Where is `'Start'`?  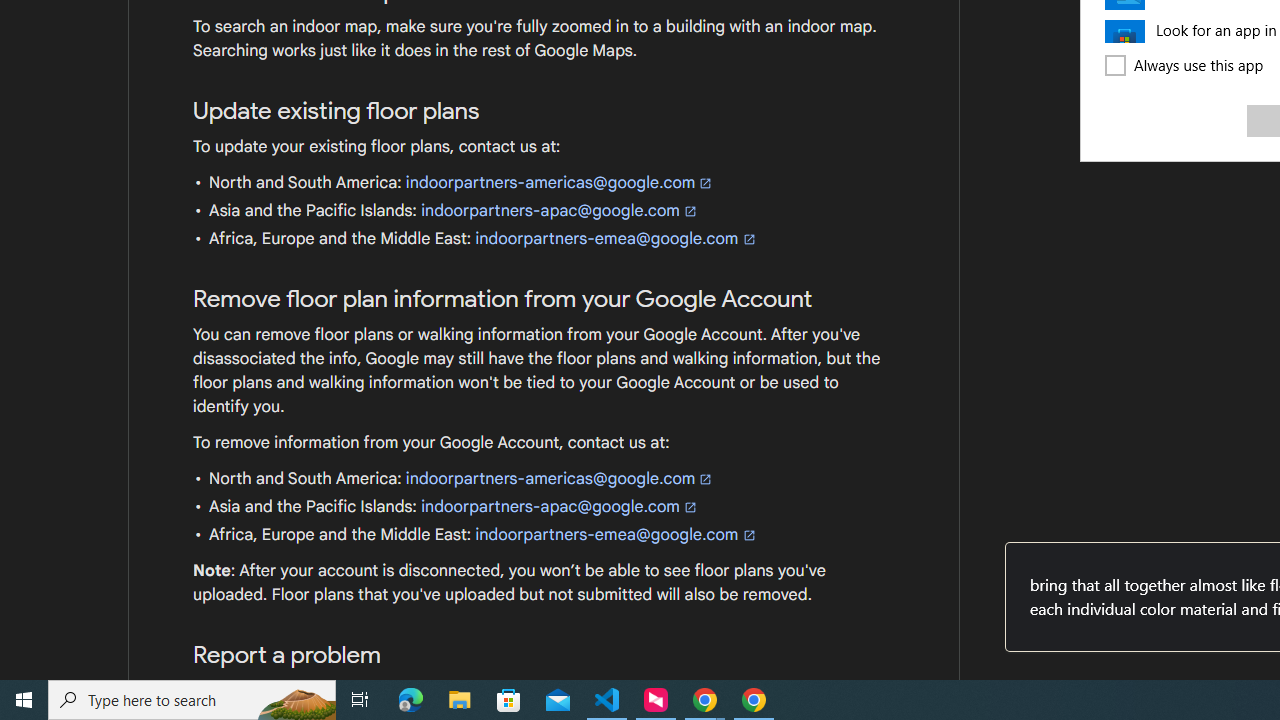 'Start' is located at coordinates (24, 698).